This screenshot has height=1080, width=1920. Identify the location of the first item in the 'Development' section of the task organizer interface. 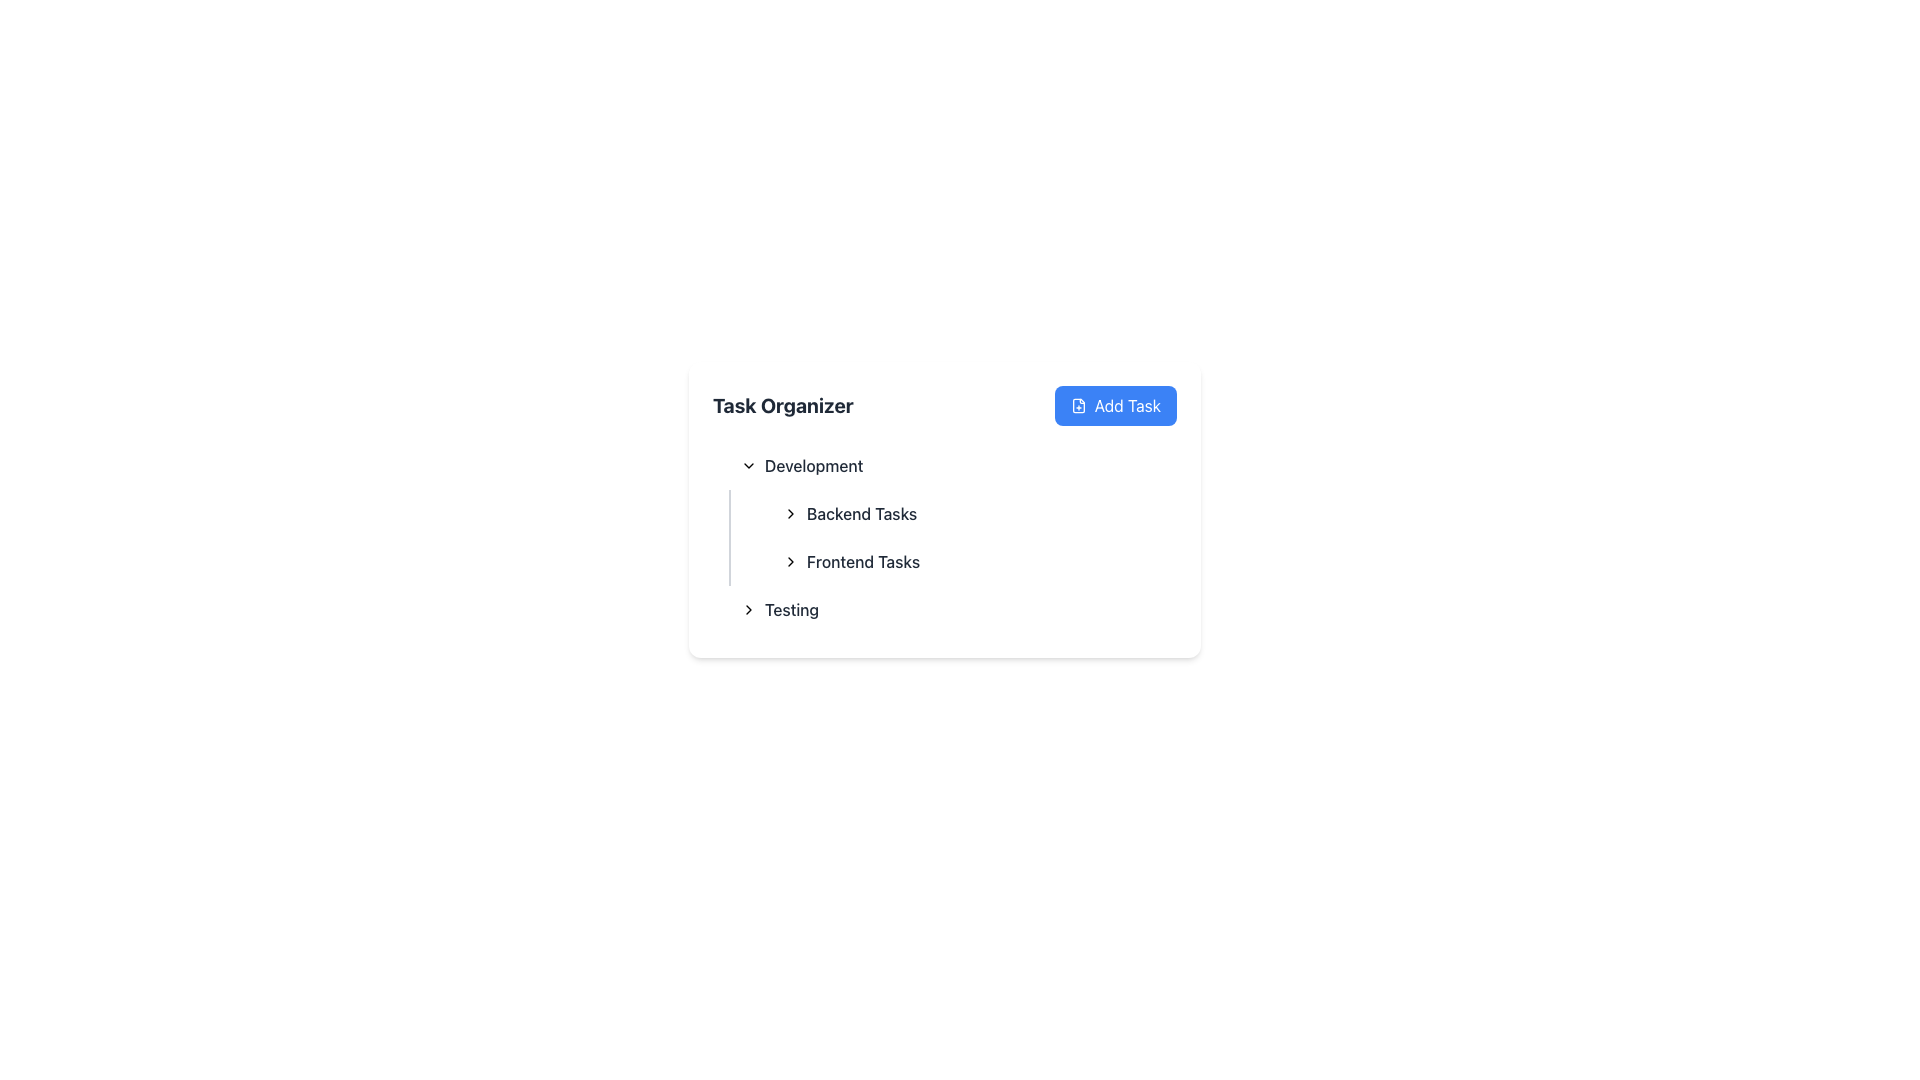
(974, 512).